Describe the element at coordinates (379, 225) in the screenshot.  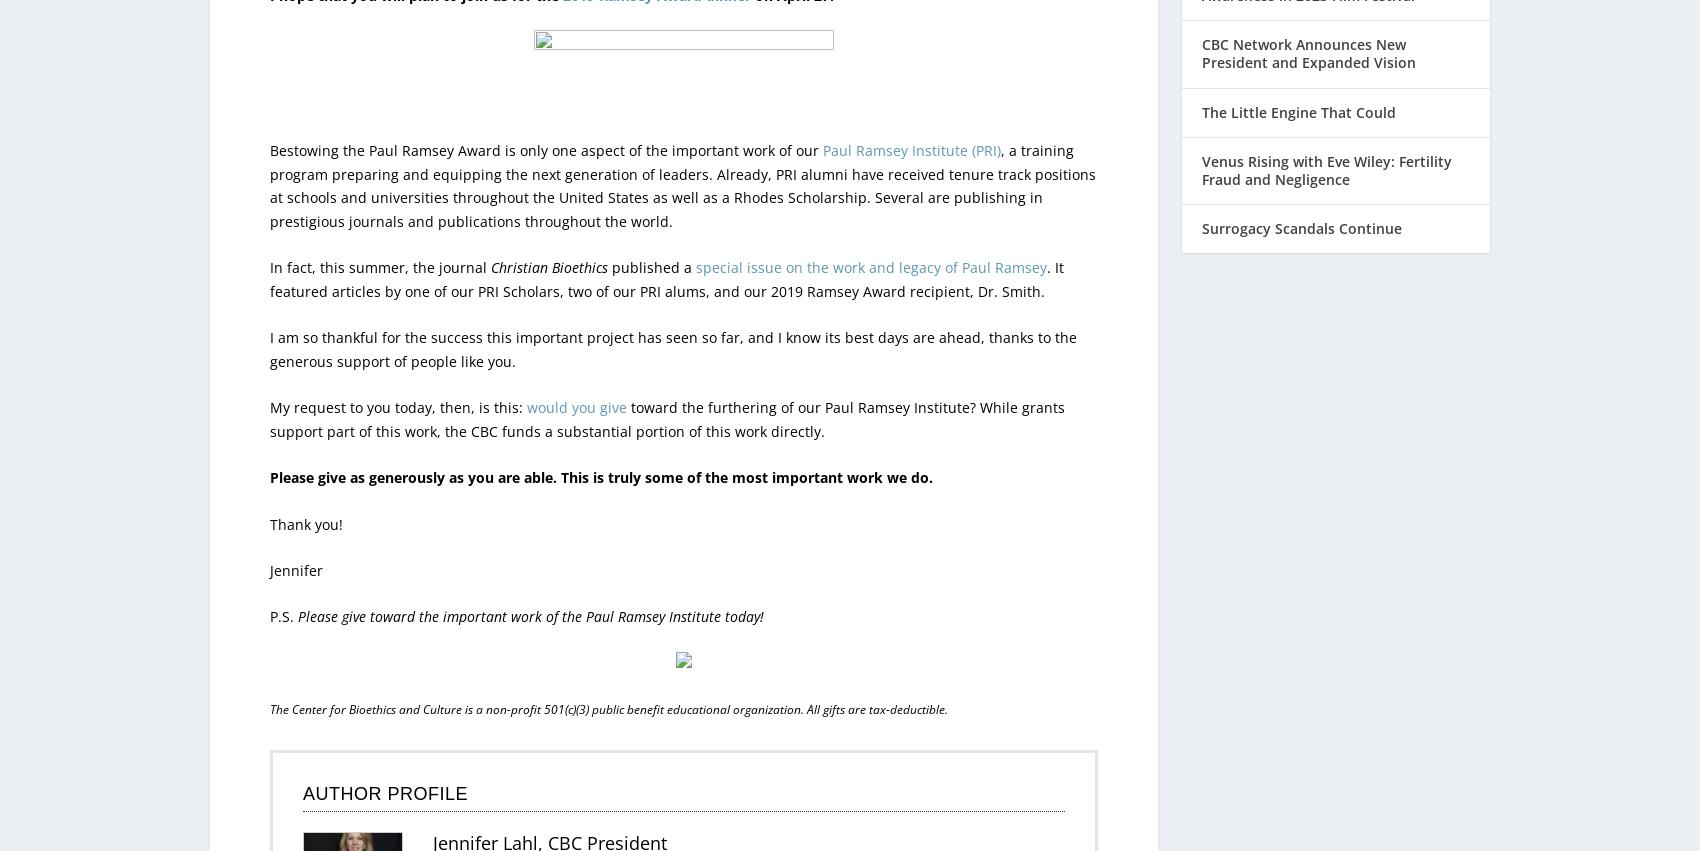
I see `'In fact, this summer, the journal'` at that location.